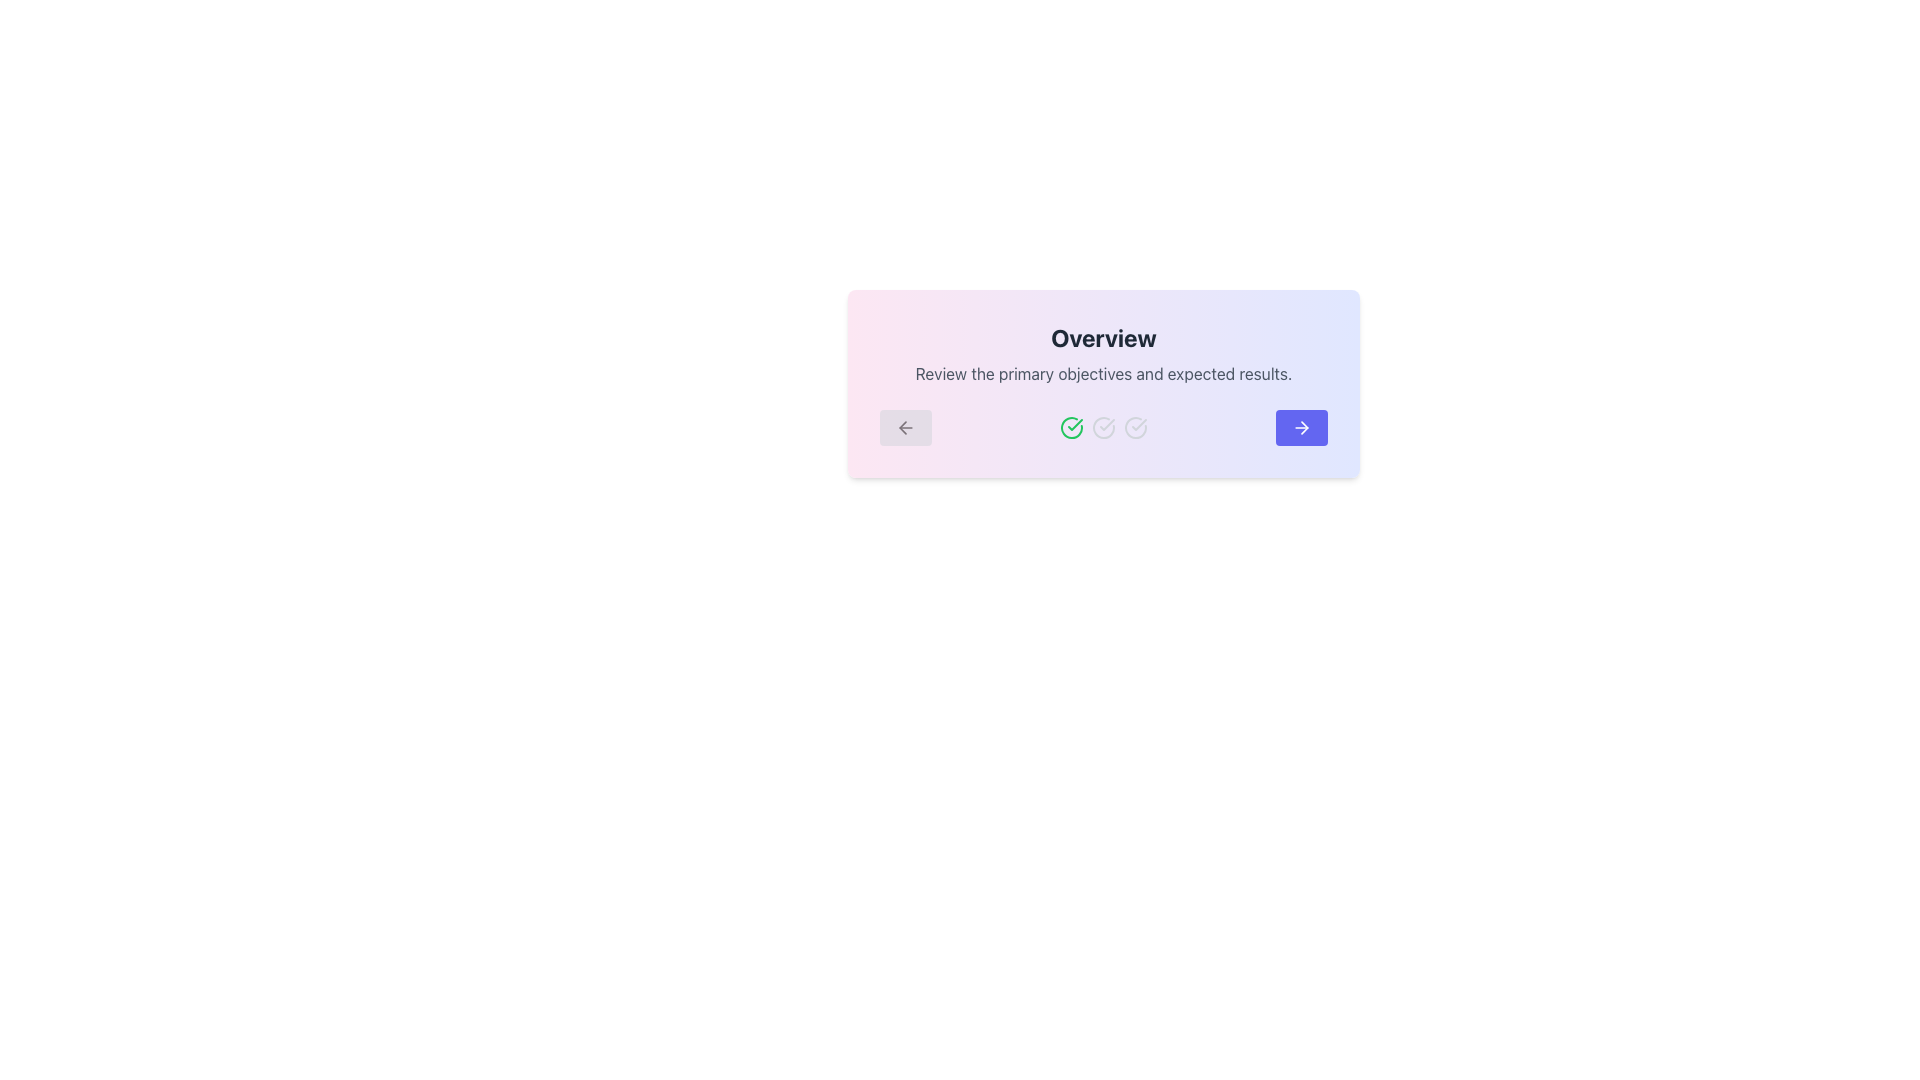 This screenshot has height=1080, width=1920. I want to click on the green checkmark icon within the circular toolbar as an indicator, so click(1074, 423).